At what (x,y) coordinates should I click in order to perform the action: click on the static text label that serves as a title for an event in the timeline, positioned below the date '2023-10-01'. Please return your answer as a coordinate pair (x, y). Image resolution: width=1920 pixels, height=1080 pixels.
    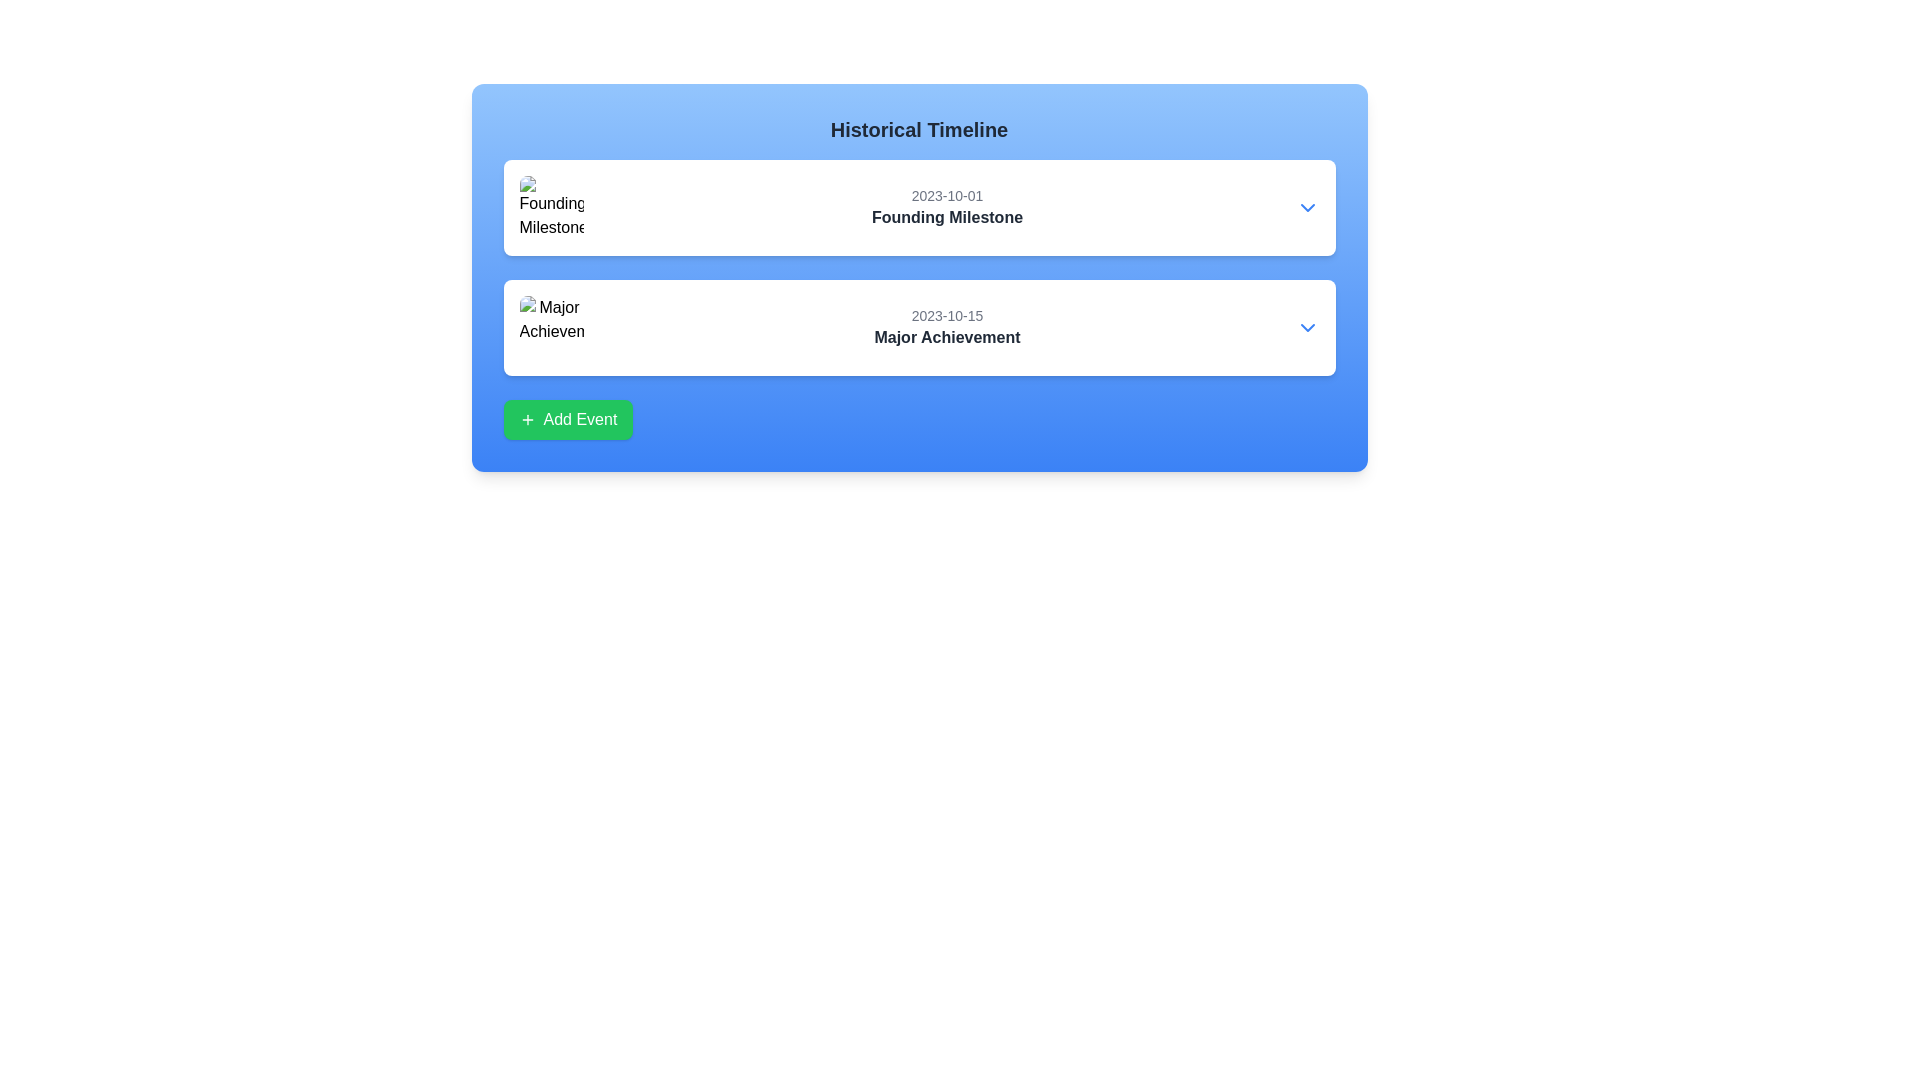
    Looking at the image, I should click on (946, 218).